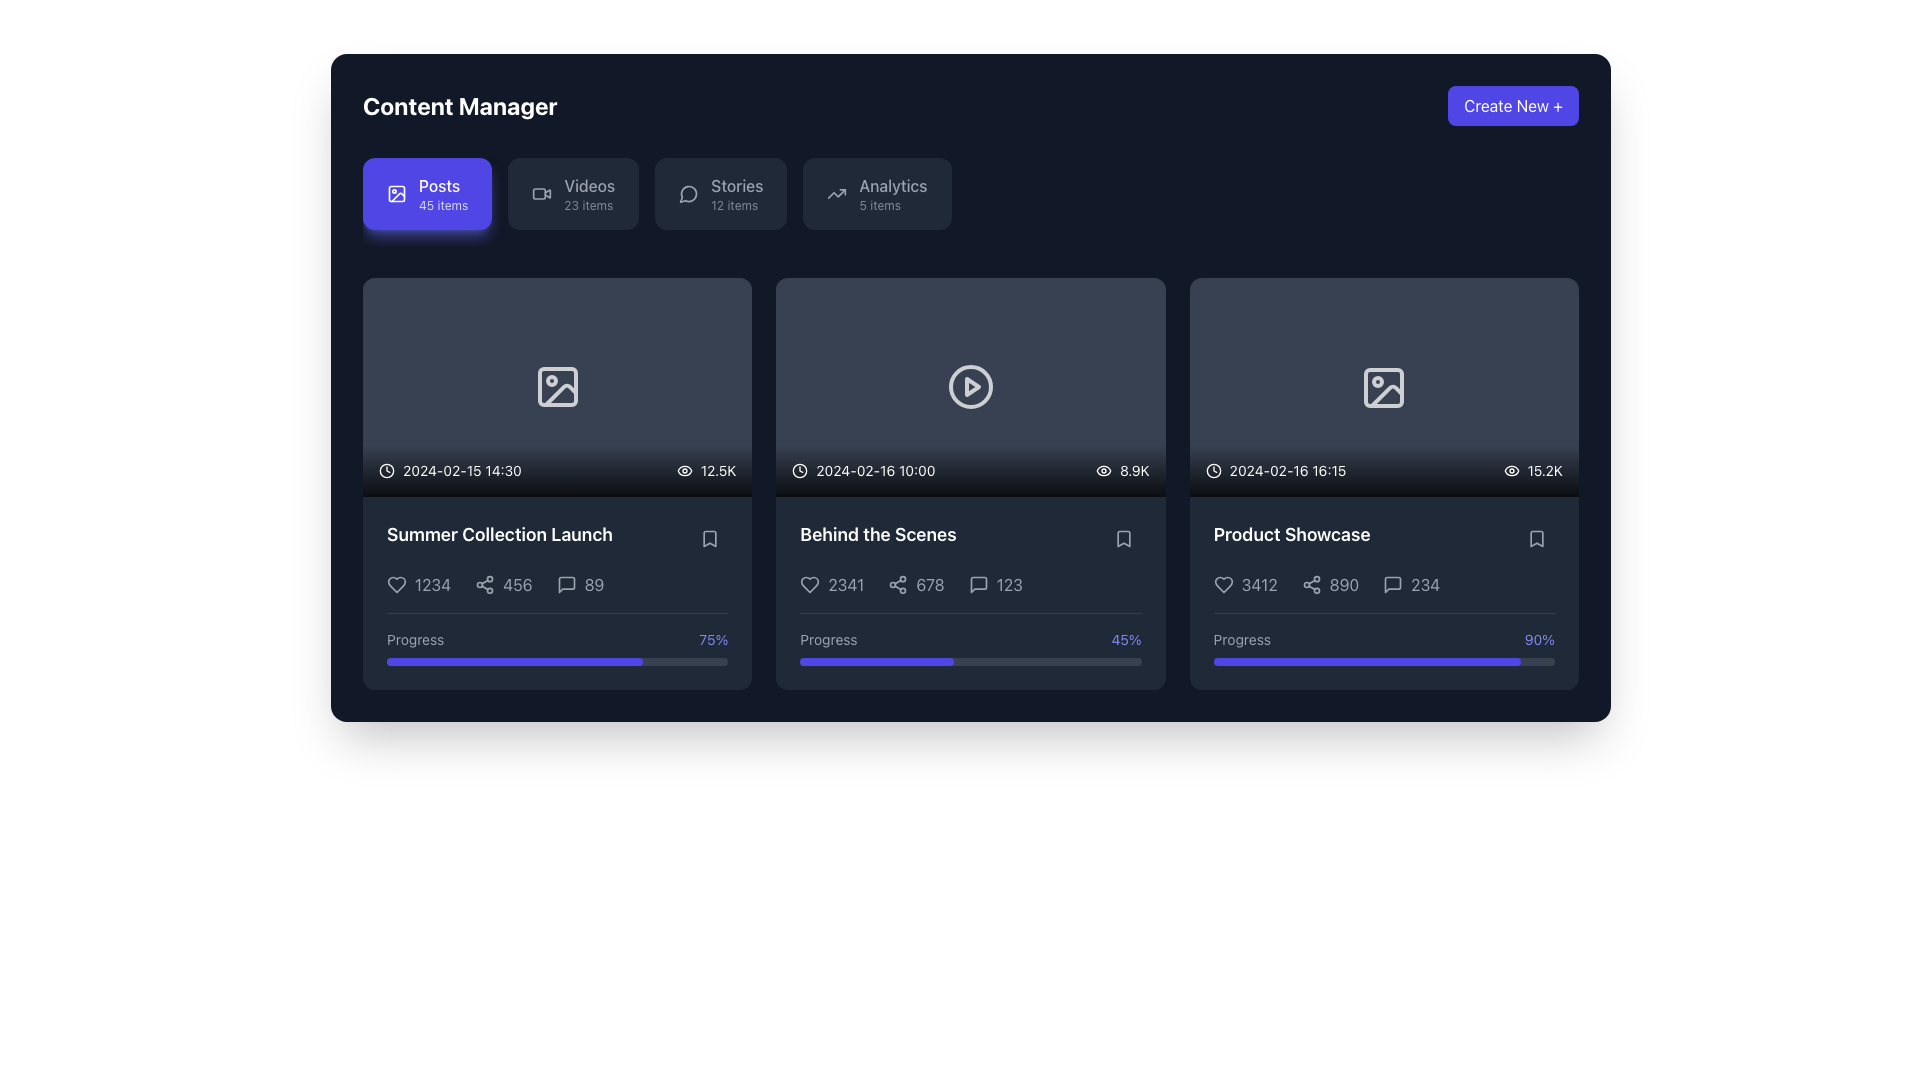 The image size is (1920, 1080). I want to click on the progress bar indicating 90% completion, located at the bottom of the 'Product Showcase' card in the third column, so click(1383, 662).